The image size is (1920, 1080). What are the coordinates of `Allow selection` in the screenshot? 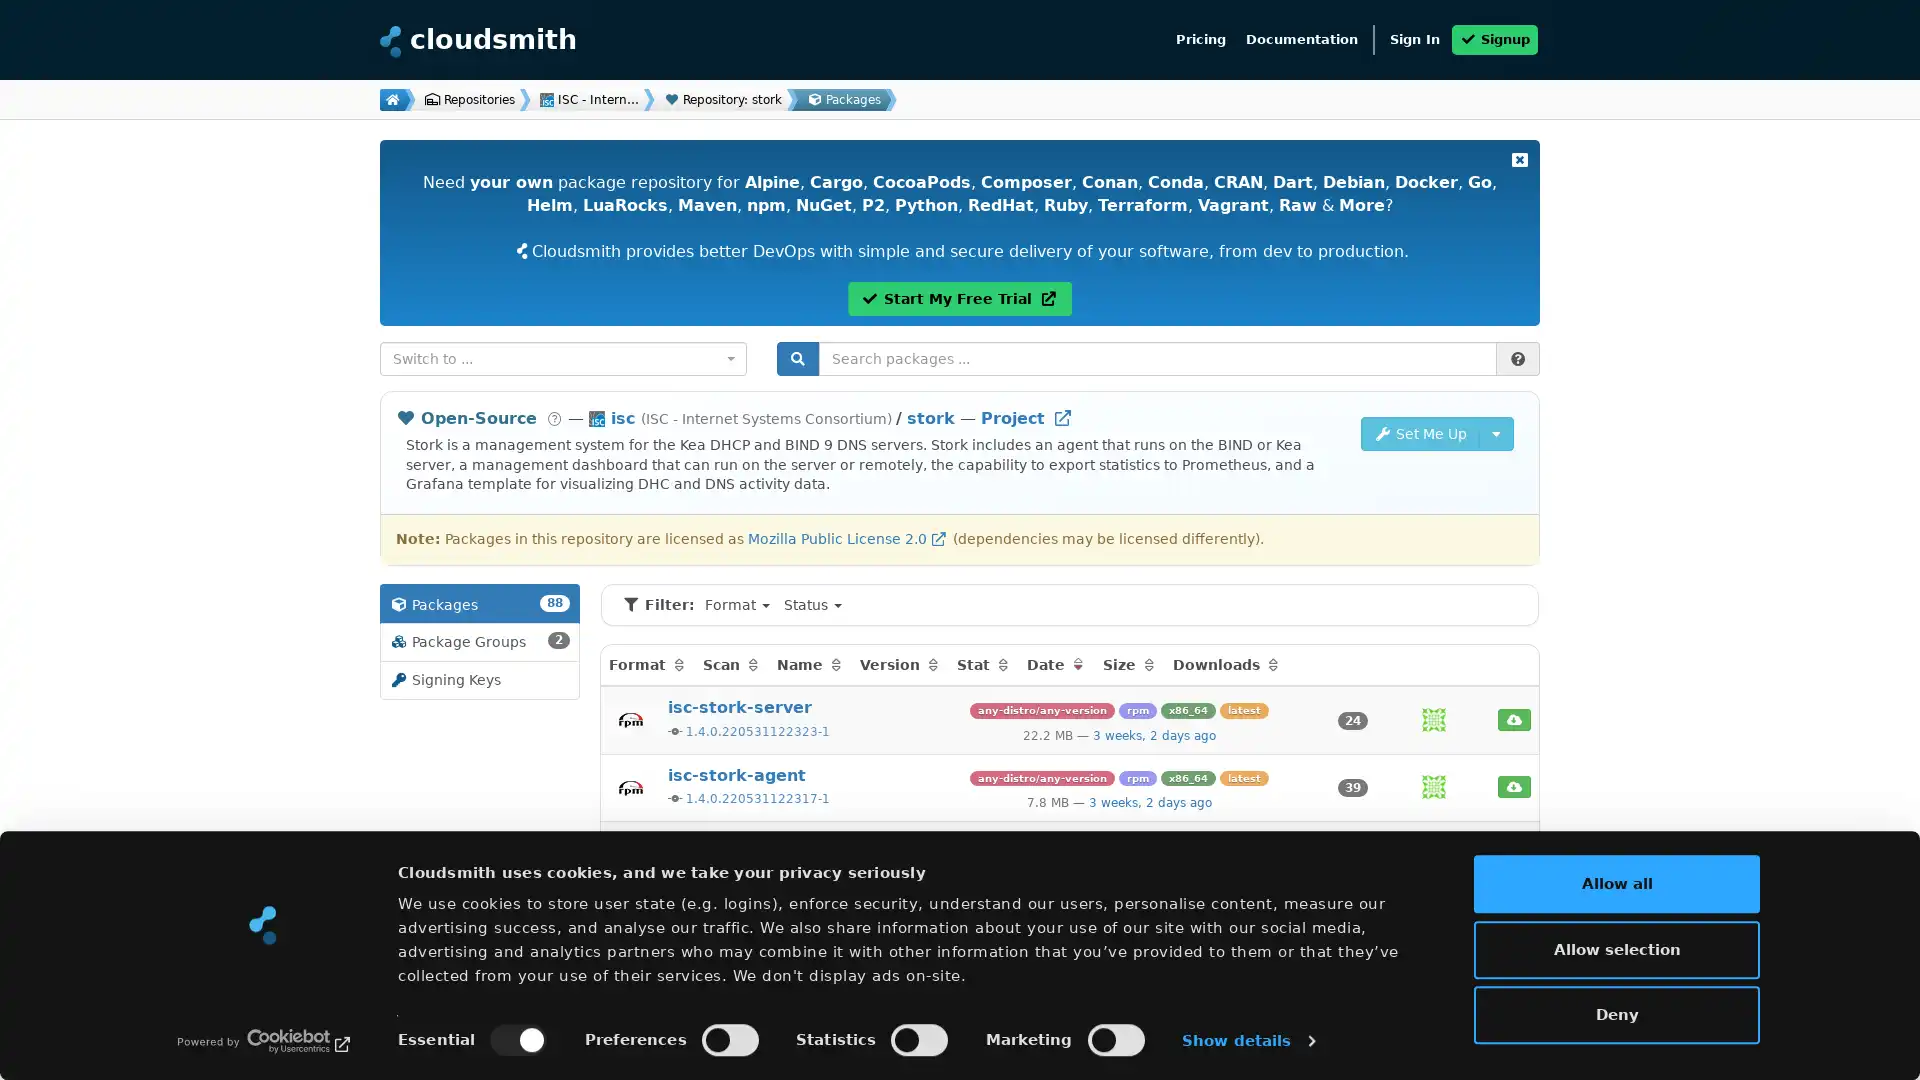 It's located at (1617, 947).